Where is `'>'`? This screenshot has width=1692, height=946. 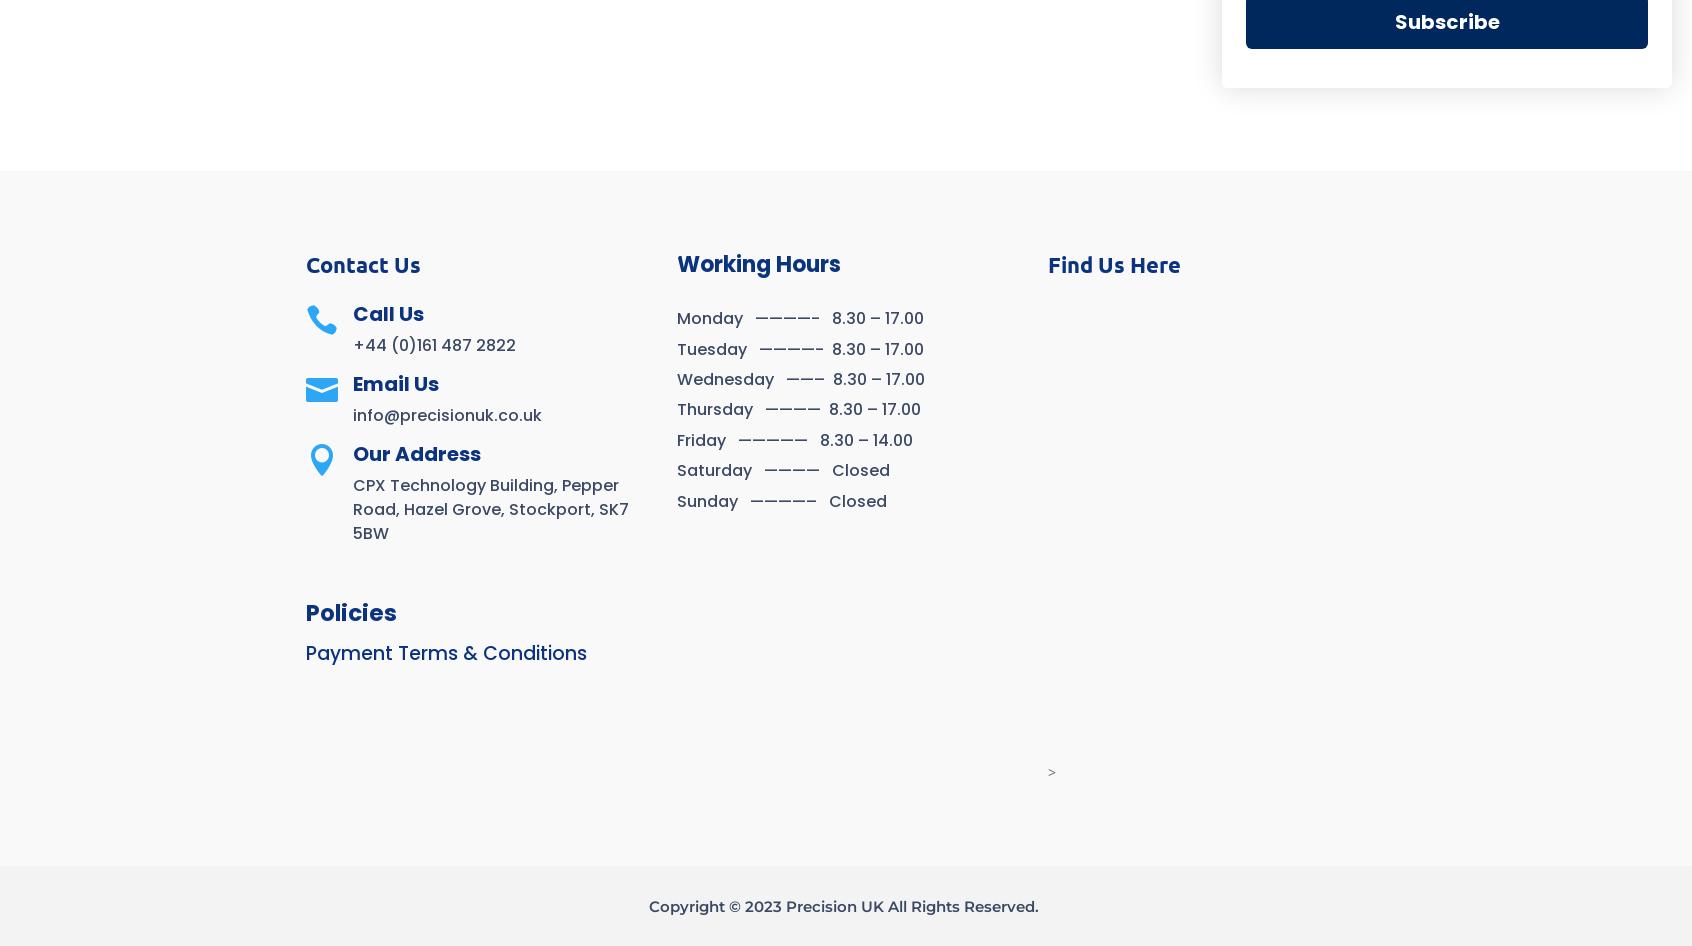
'>' is located at coordinates (1050, 771).